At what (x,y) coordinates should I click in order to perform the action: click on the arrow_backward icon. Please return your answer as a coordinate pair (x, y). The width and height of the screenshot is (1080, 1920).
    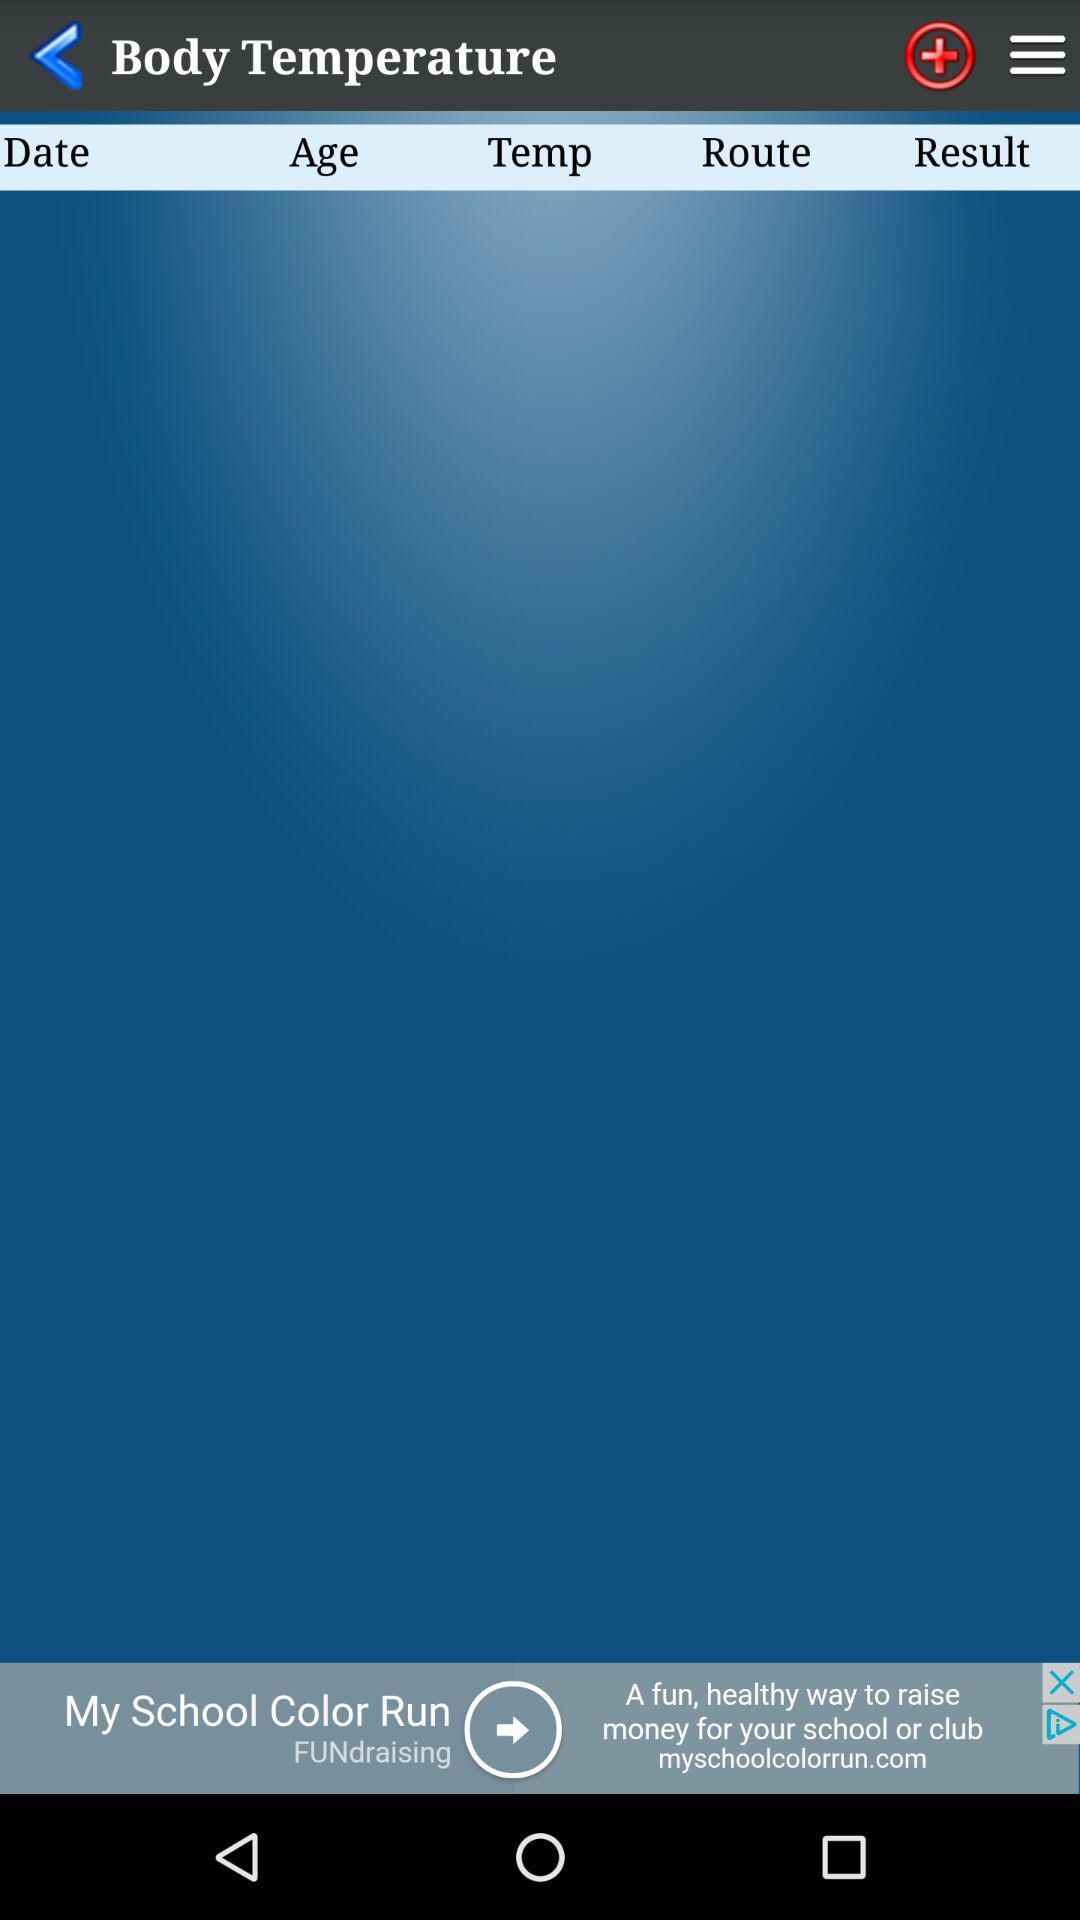
    Looking at the image, I should click on (54, 59).